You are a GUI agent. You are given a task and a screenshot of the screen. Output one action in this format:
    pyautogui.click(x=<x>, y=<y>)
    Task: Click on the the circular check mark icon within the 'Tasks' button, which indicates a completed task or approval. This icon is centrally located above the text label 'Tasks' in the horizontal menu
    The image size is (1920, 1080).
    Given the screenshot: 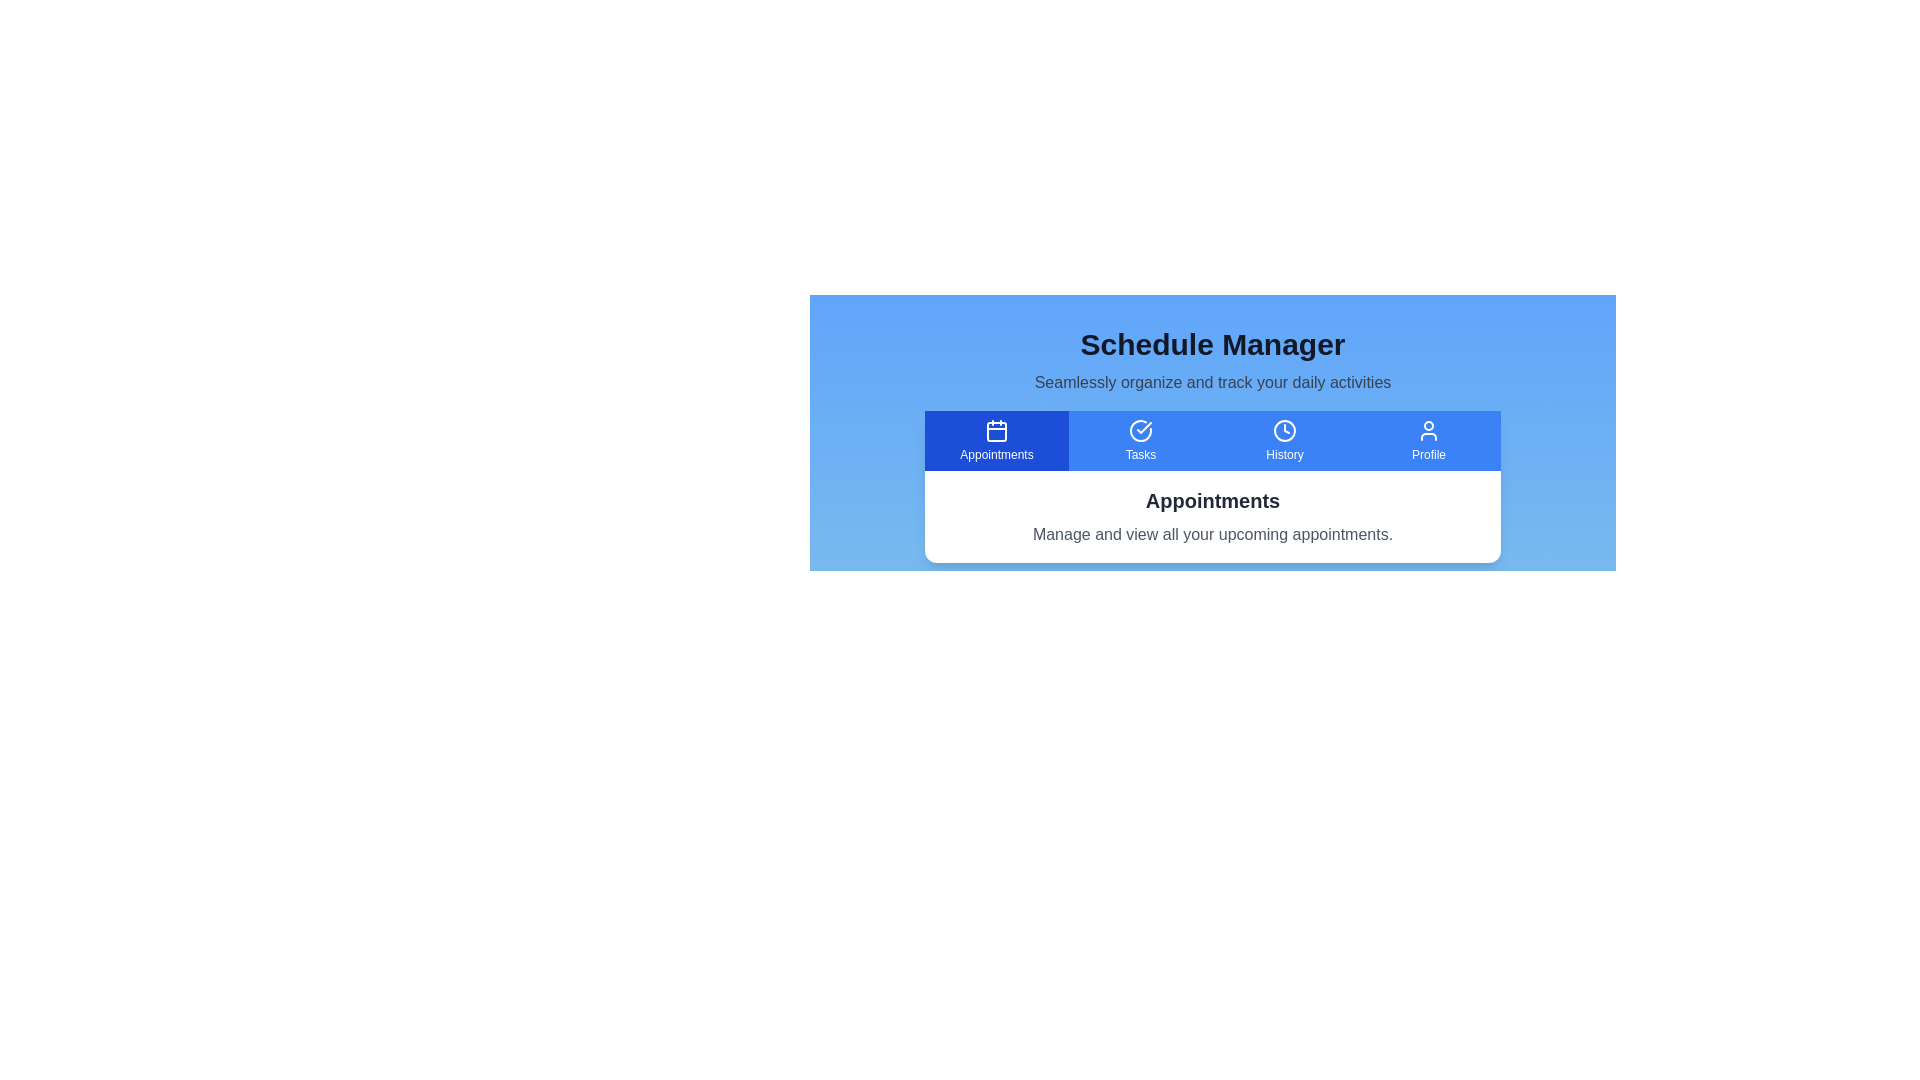 What is the action you would take?
    pyautogui.click(x=1141, y=430)
    